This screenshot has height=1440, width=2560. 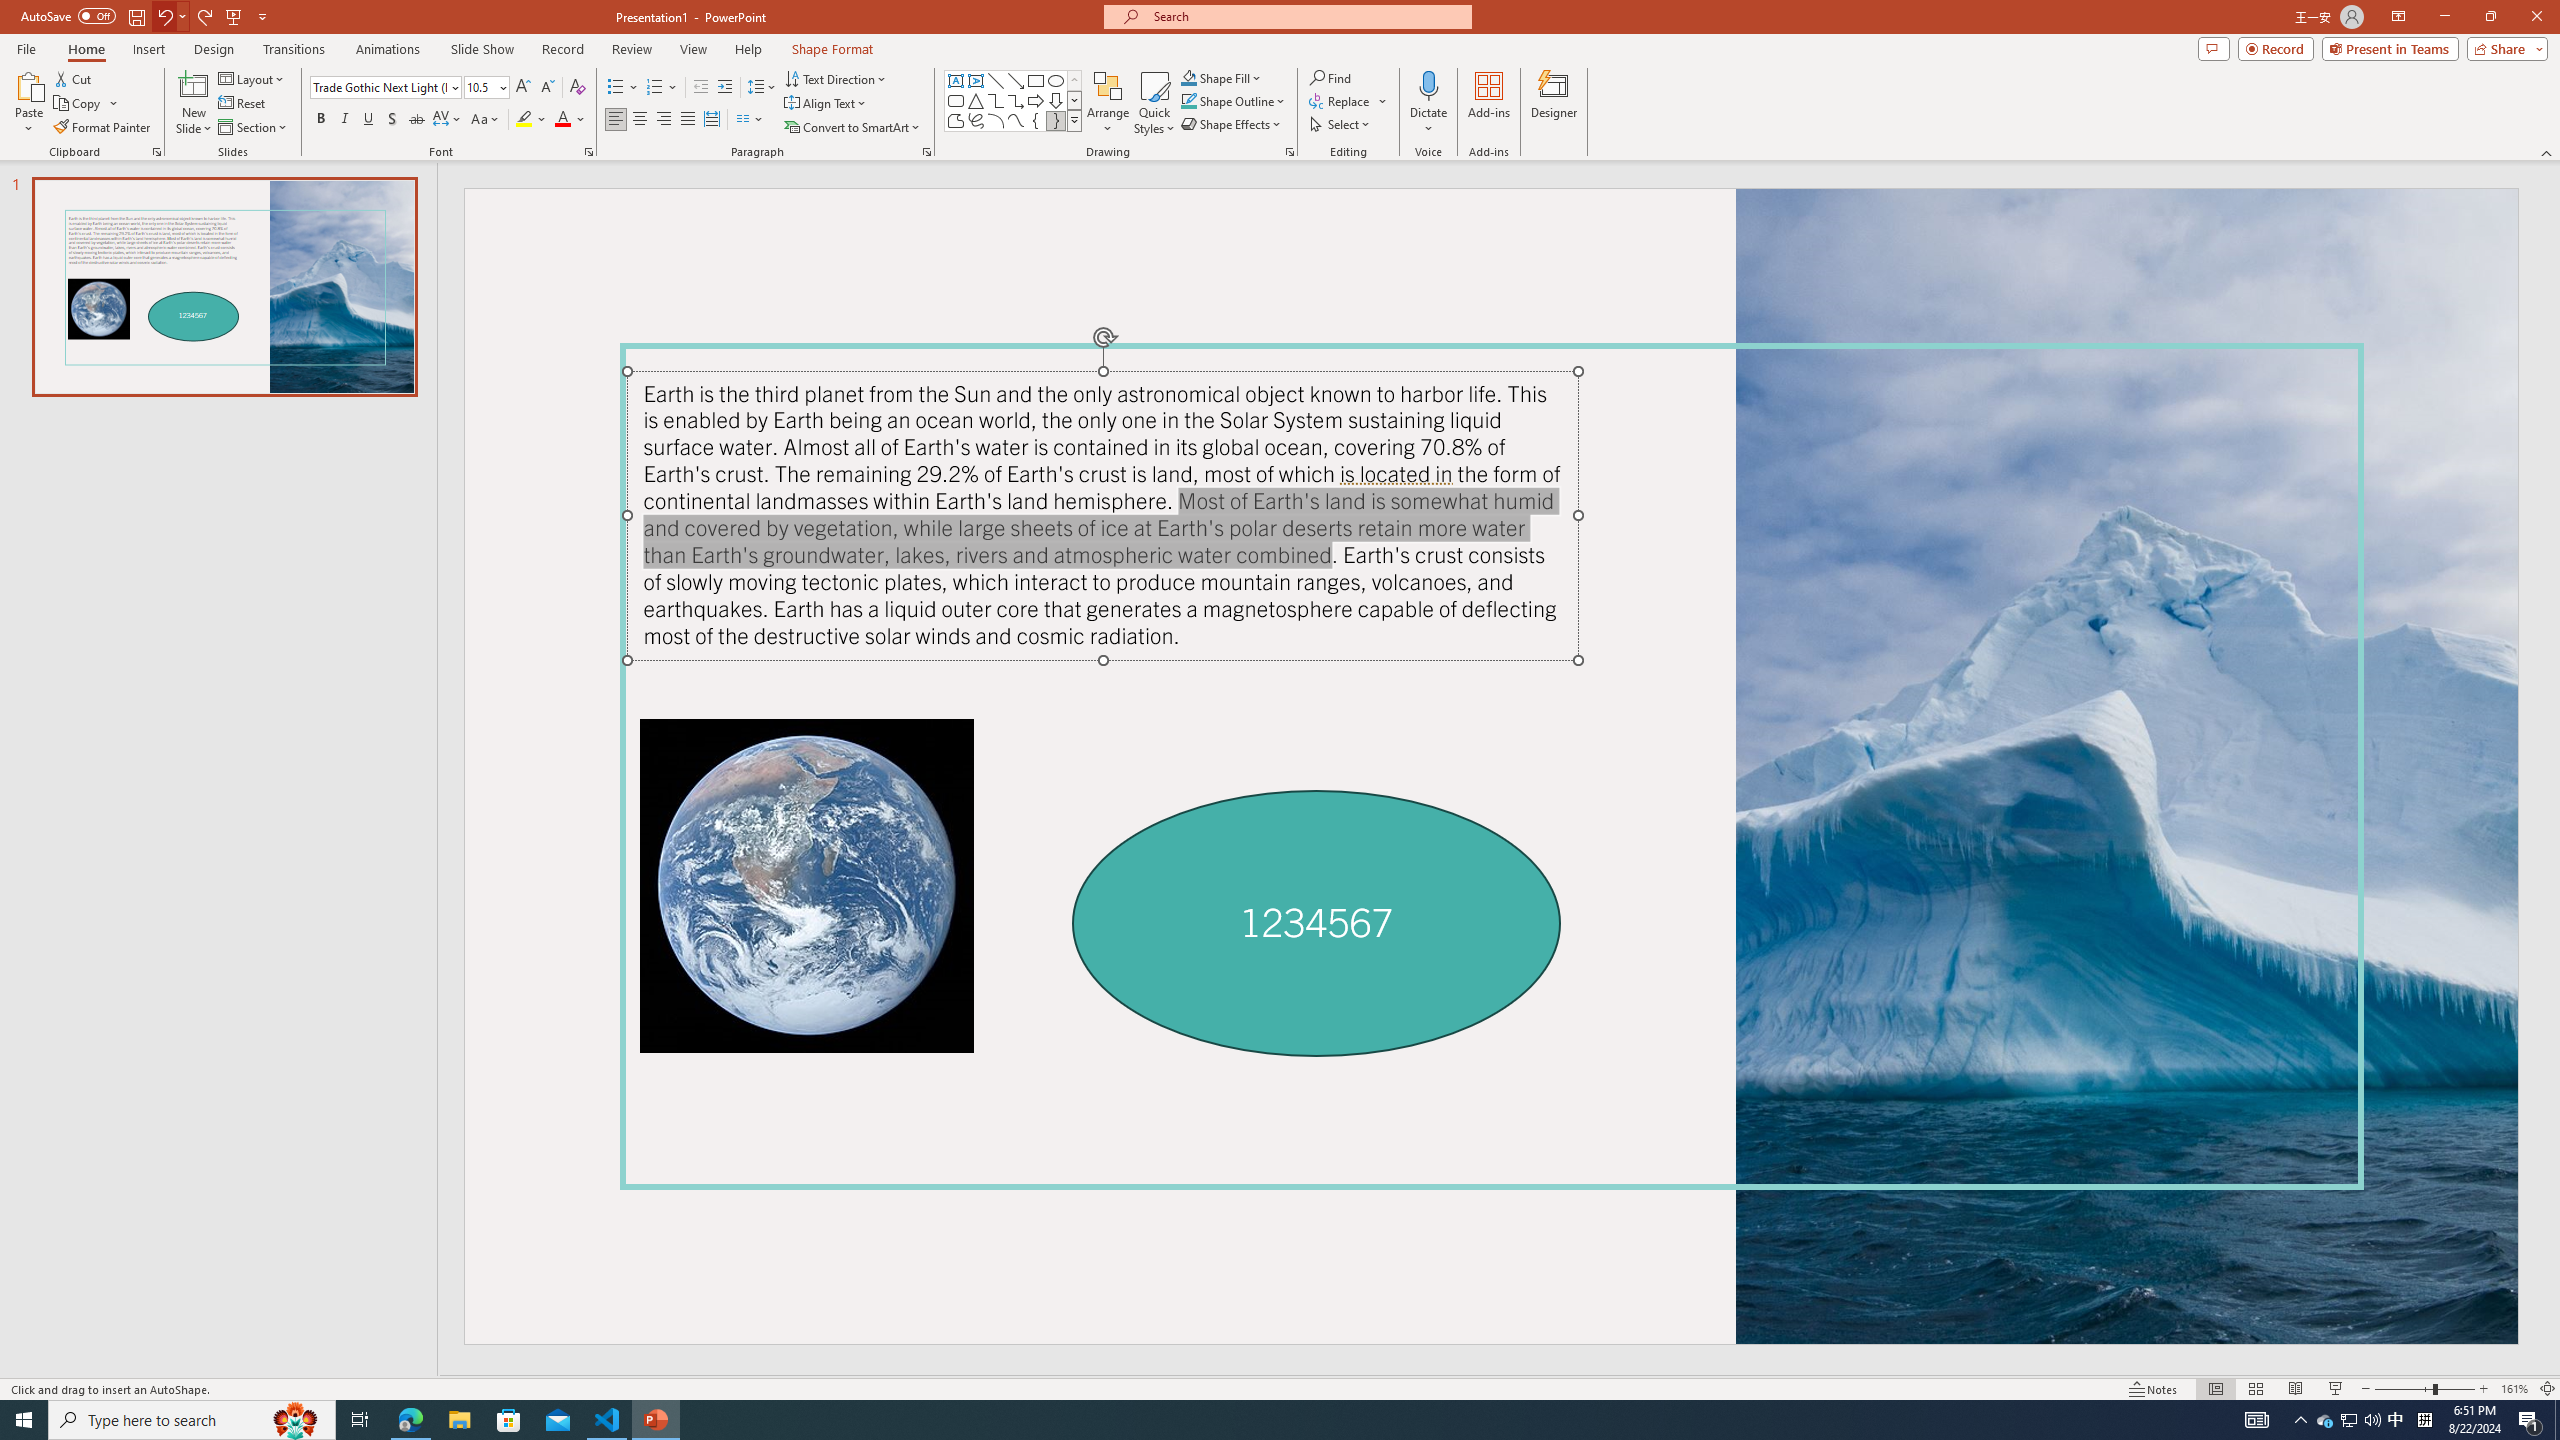 What do you see at coordinates (2515, 1389) in the screenshot?
I see `'Zoom 161%'` at bounding box center [2515, 1389].